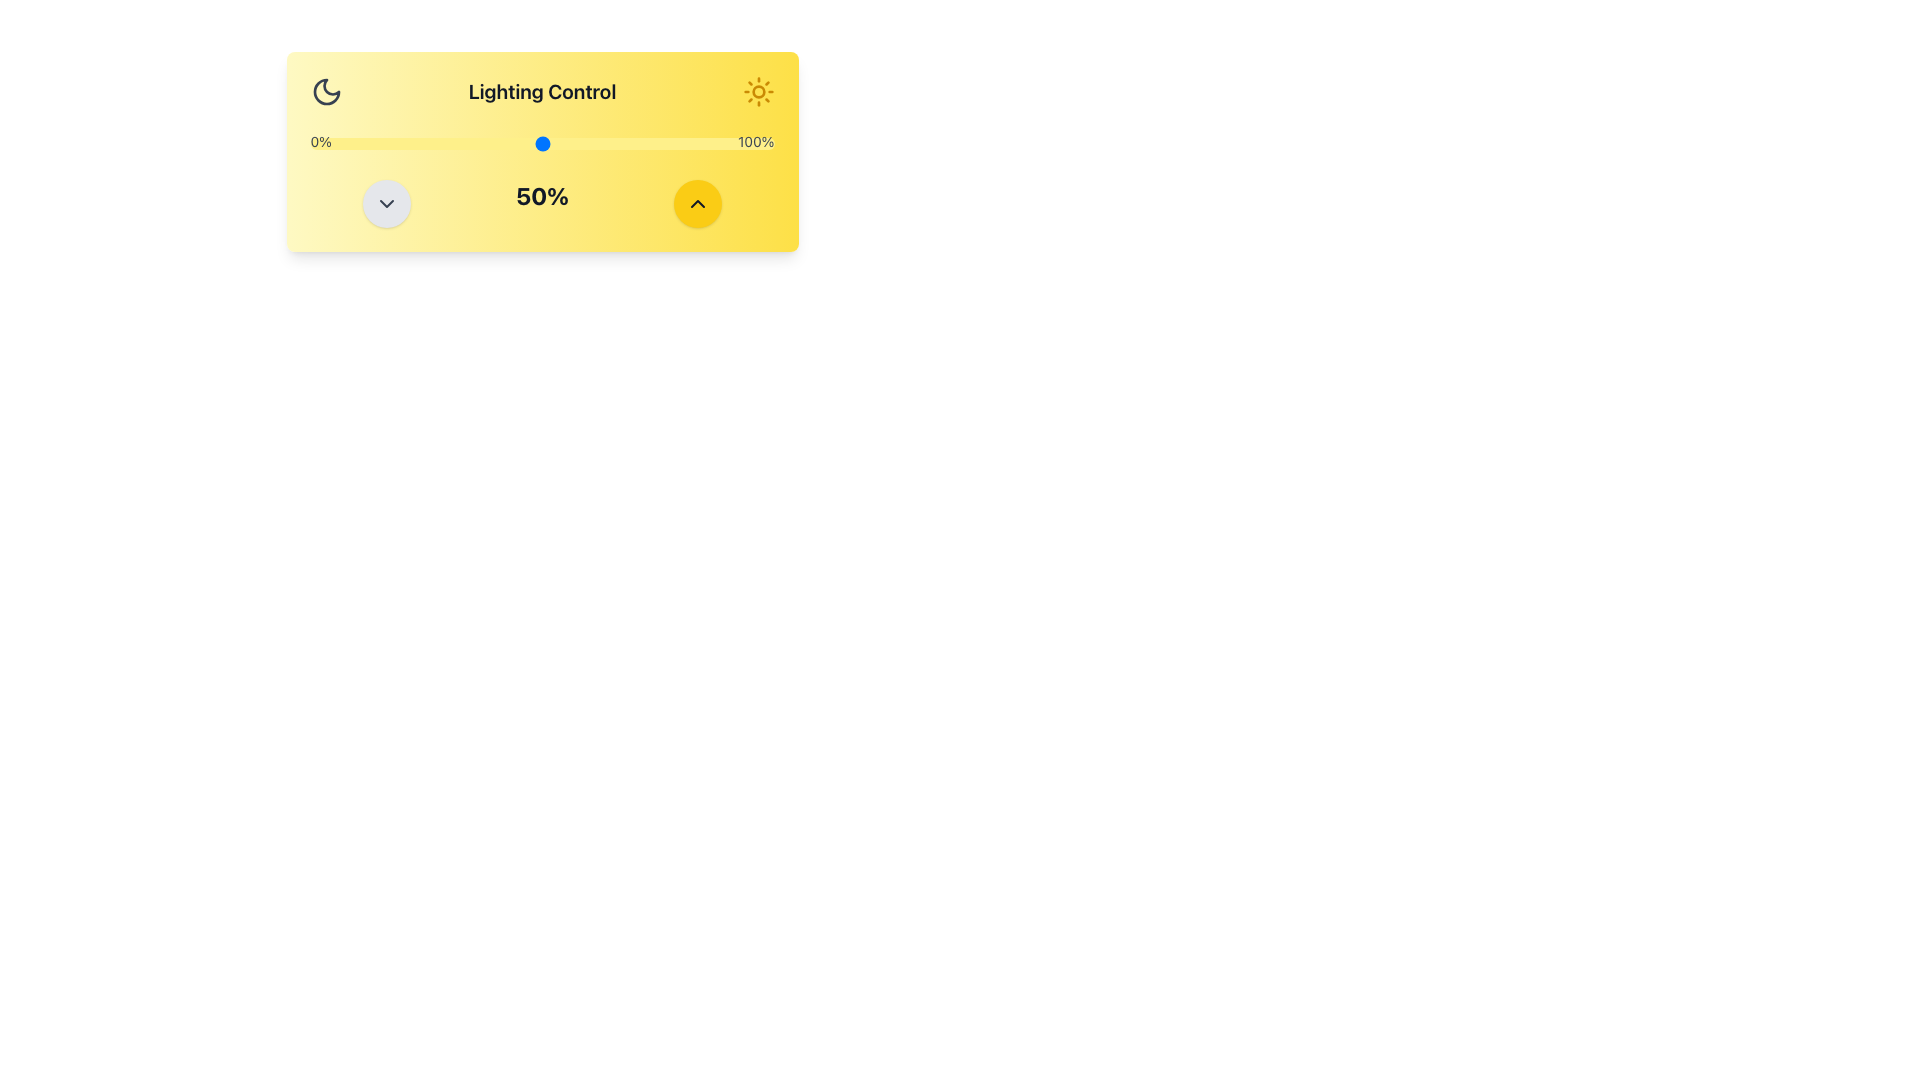 The height and width of the screenshot is (1080, 1920). Describe the element at coordinates (583, 142) in the screenshot. I see `the lighting intensity` at that location.